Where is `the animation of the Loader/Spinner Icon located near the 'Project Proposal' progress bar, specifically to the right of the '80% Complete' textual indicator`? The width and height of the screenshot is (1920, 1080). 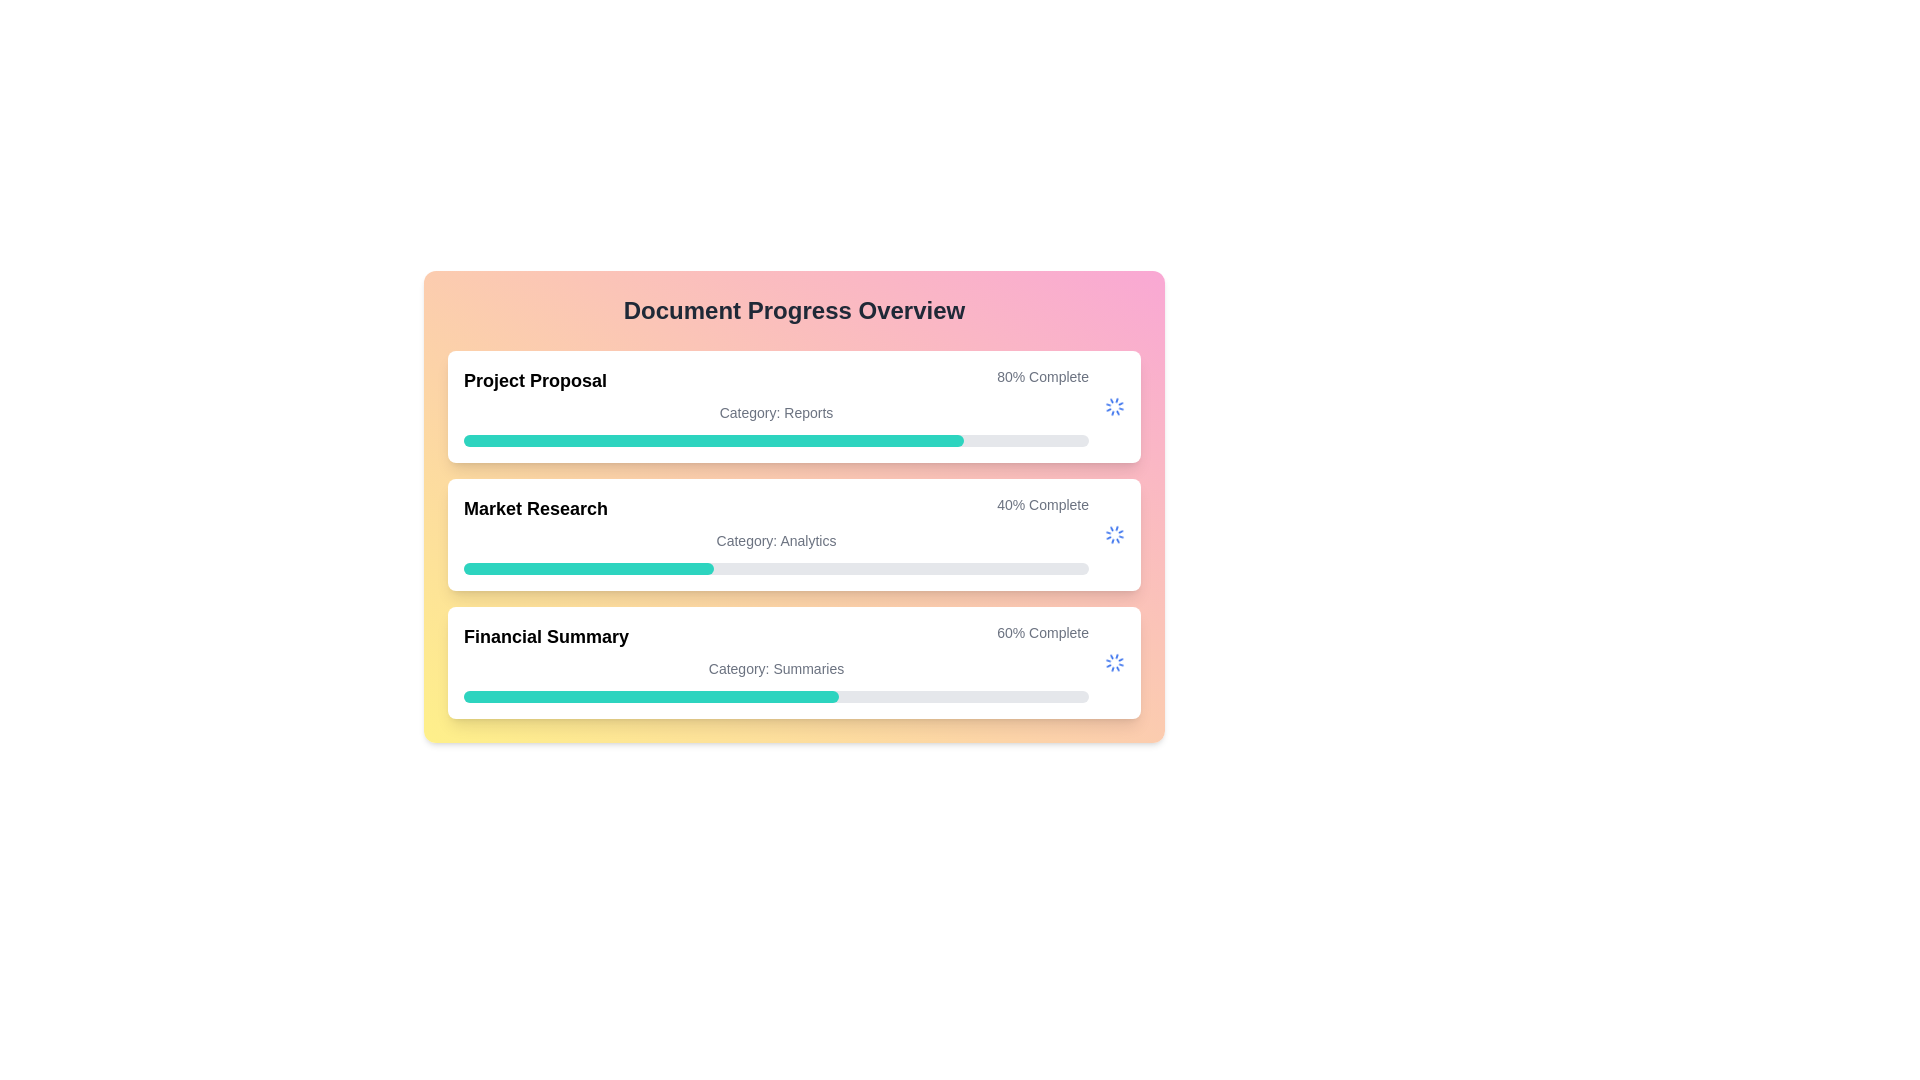
the animation of the Loader/Spinner Icon located near the 'Project Proposal' progress bar, specifically to the right of the '80% Complete' textual indicator is located at coordinates (1113, 406).